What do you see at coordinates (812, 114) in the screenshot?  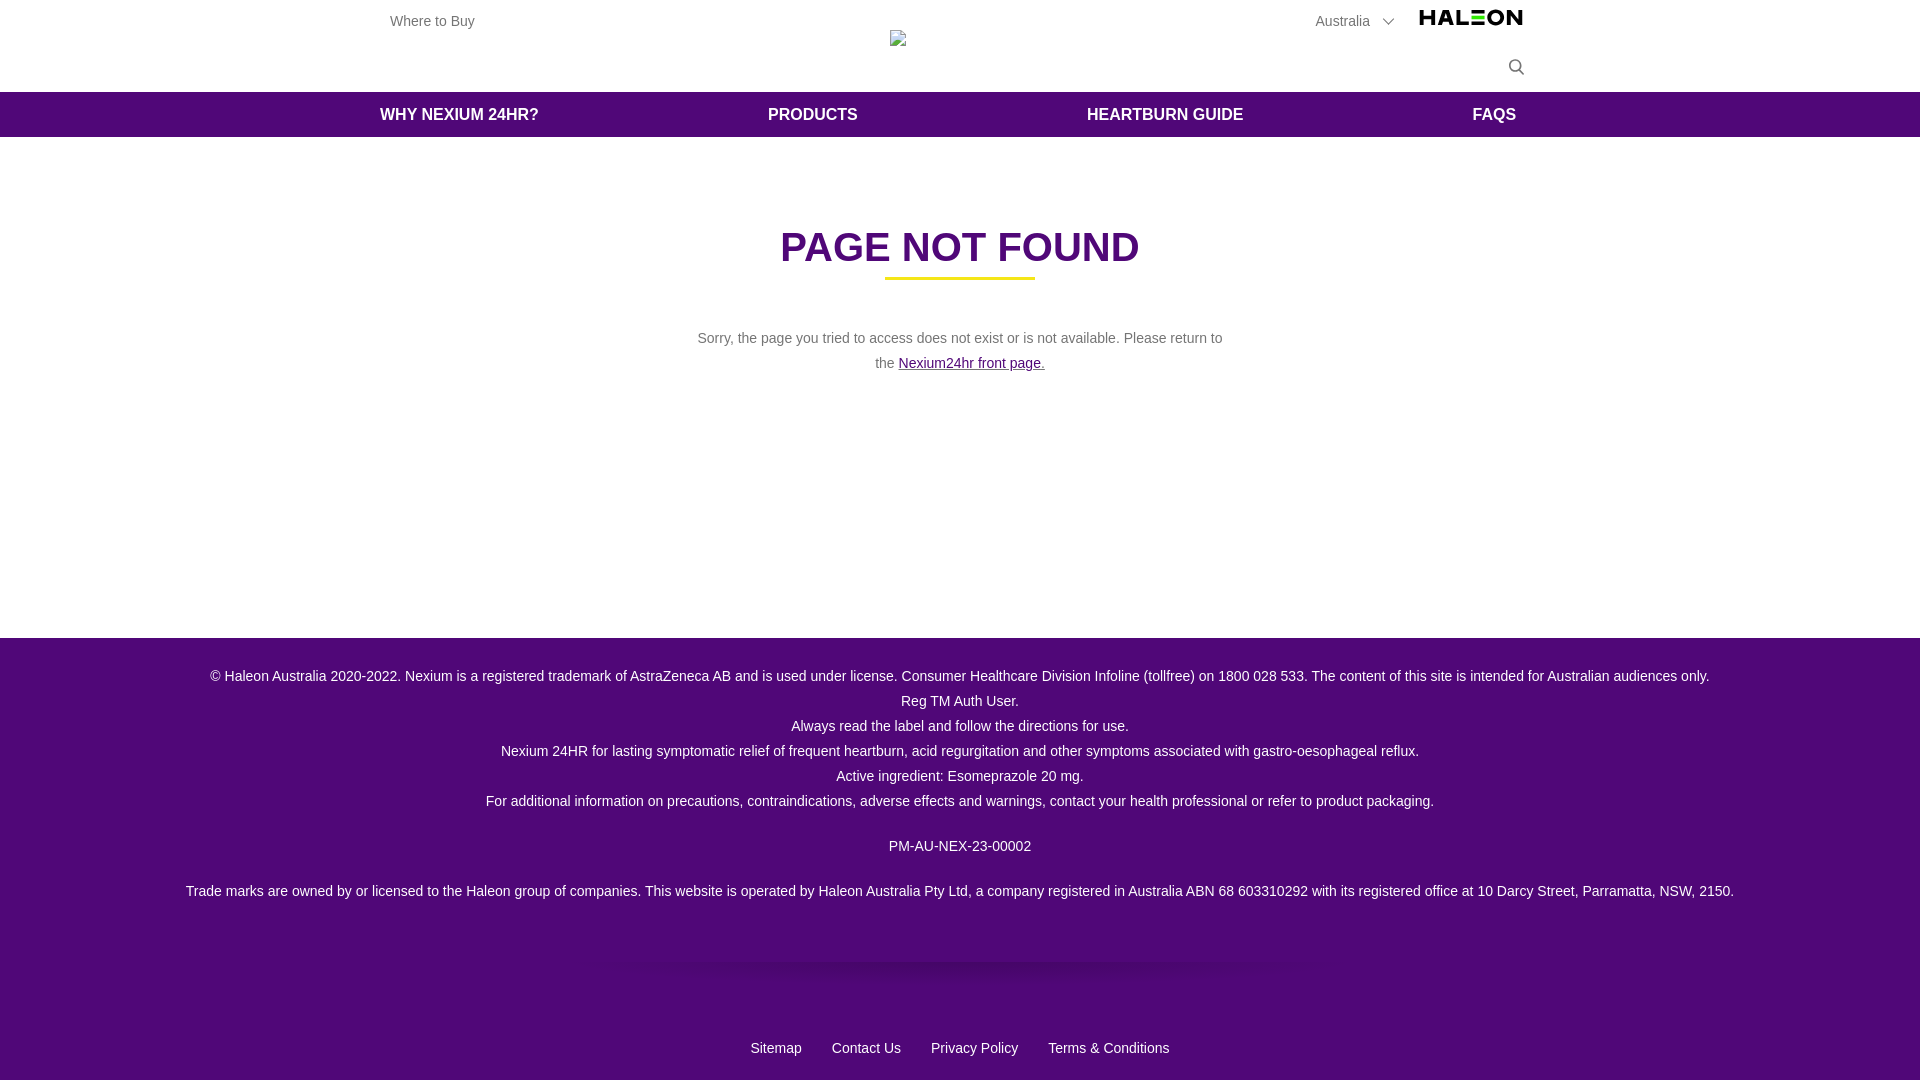 I see `'PRODUCTS'` at bounding box center [812, 114].